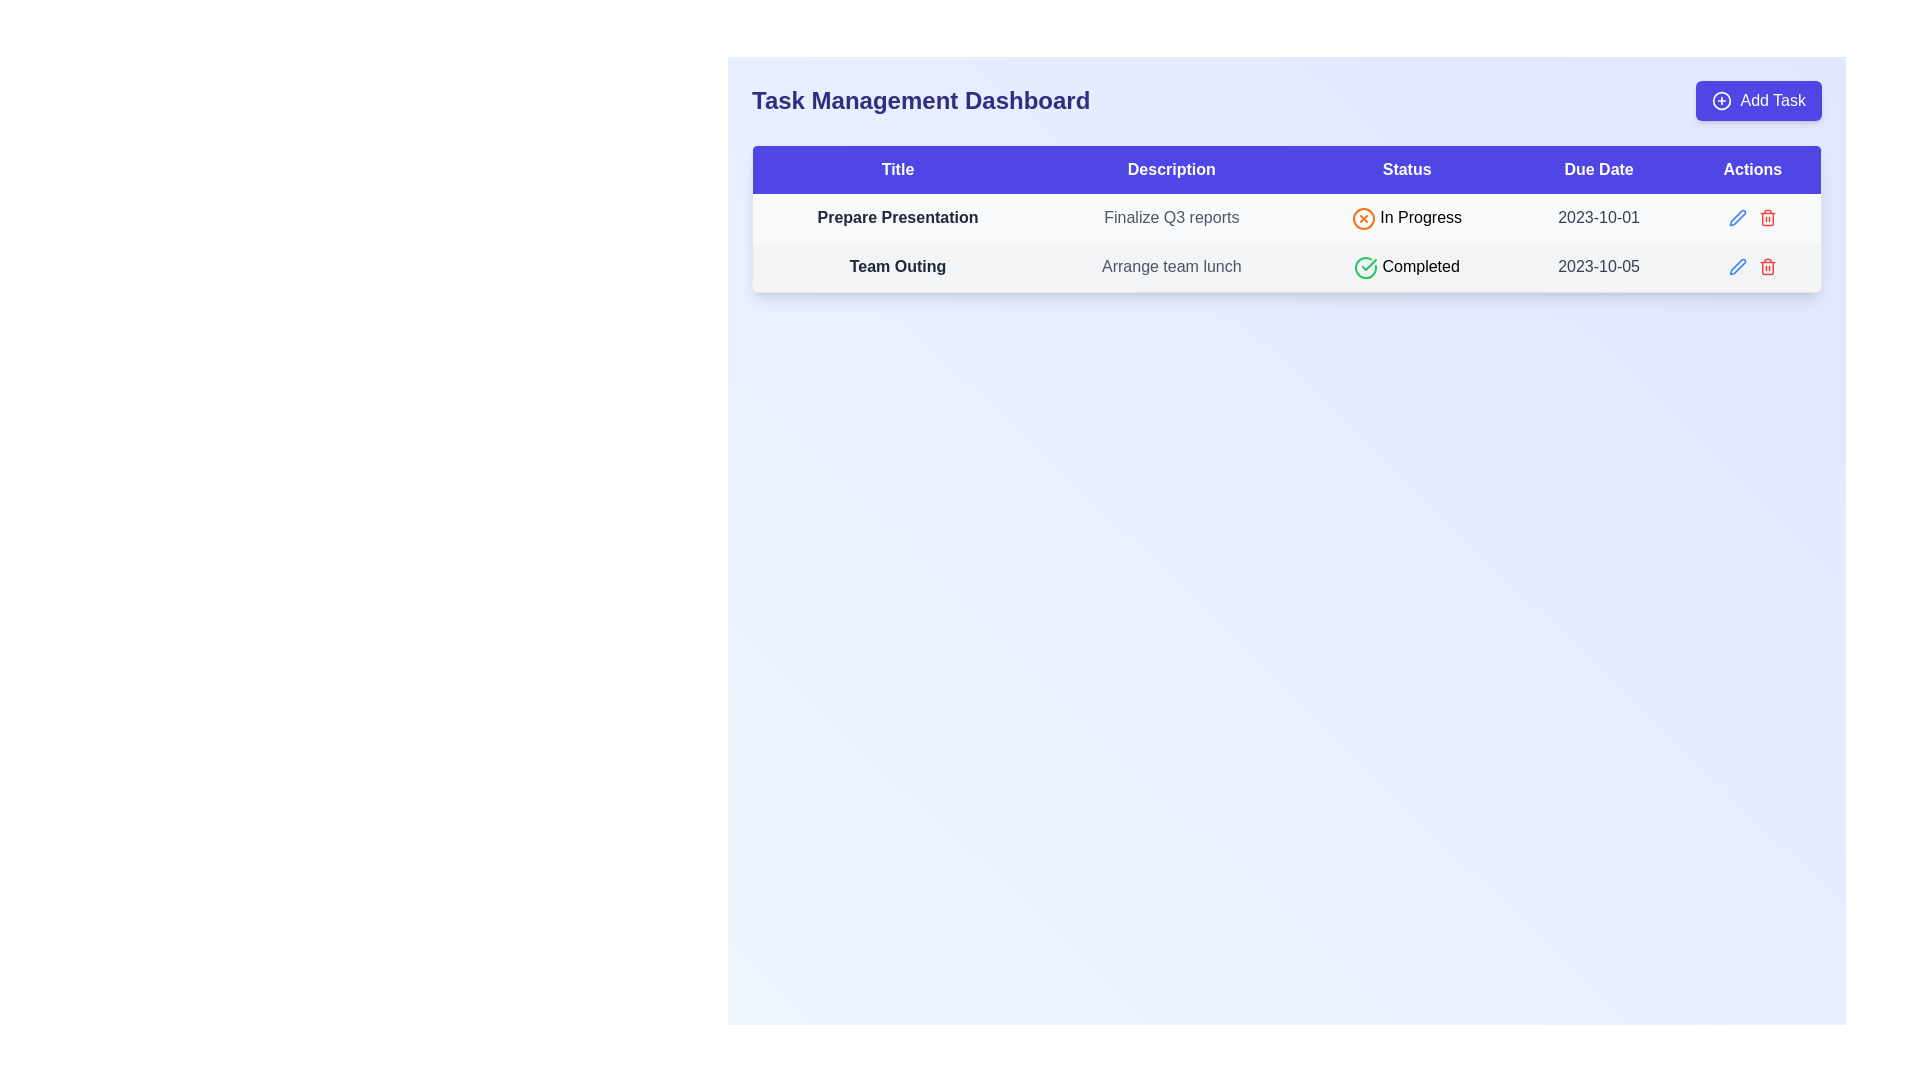  Describe the element at coordinates (1406, 218) in the screenshot. I see `the non-interactive text label displaying the status 'In Progress', which is located in the 'Status' column of the first row in the table, between the 'Description' and 'Due Date' columns` at that location.